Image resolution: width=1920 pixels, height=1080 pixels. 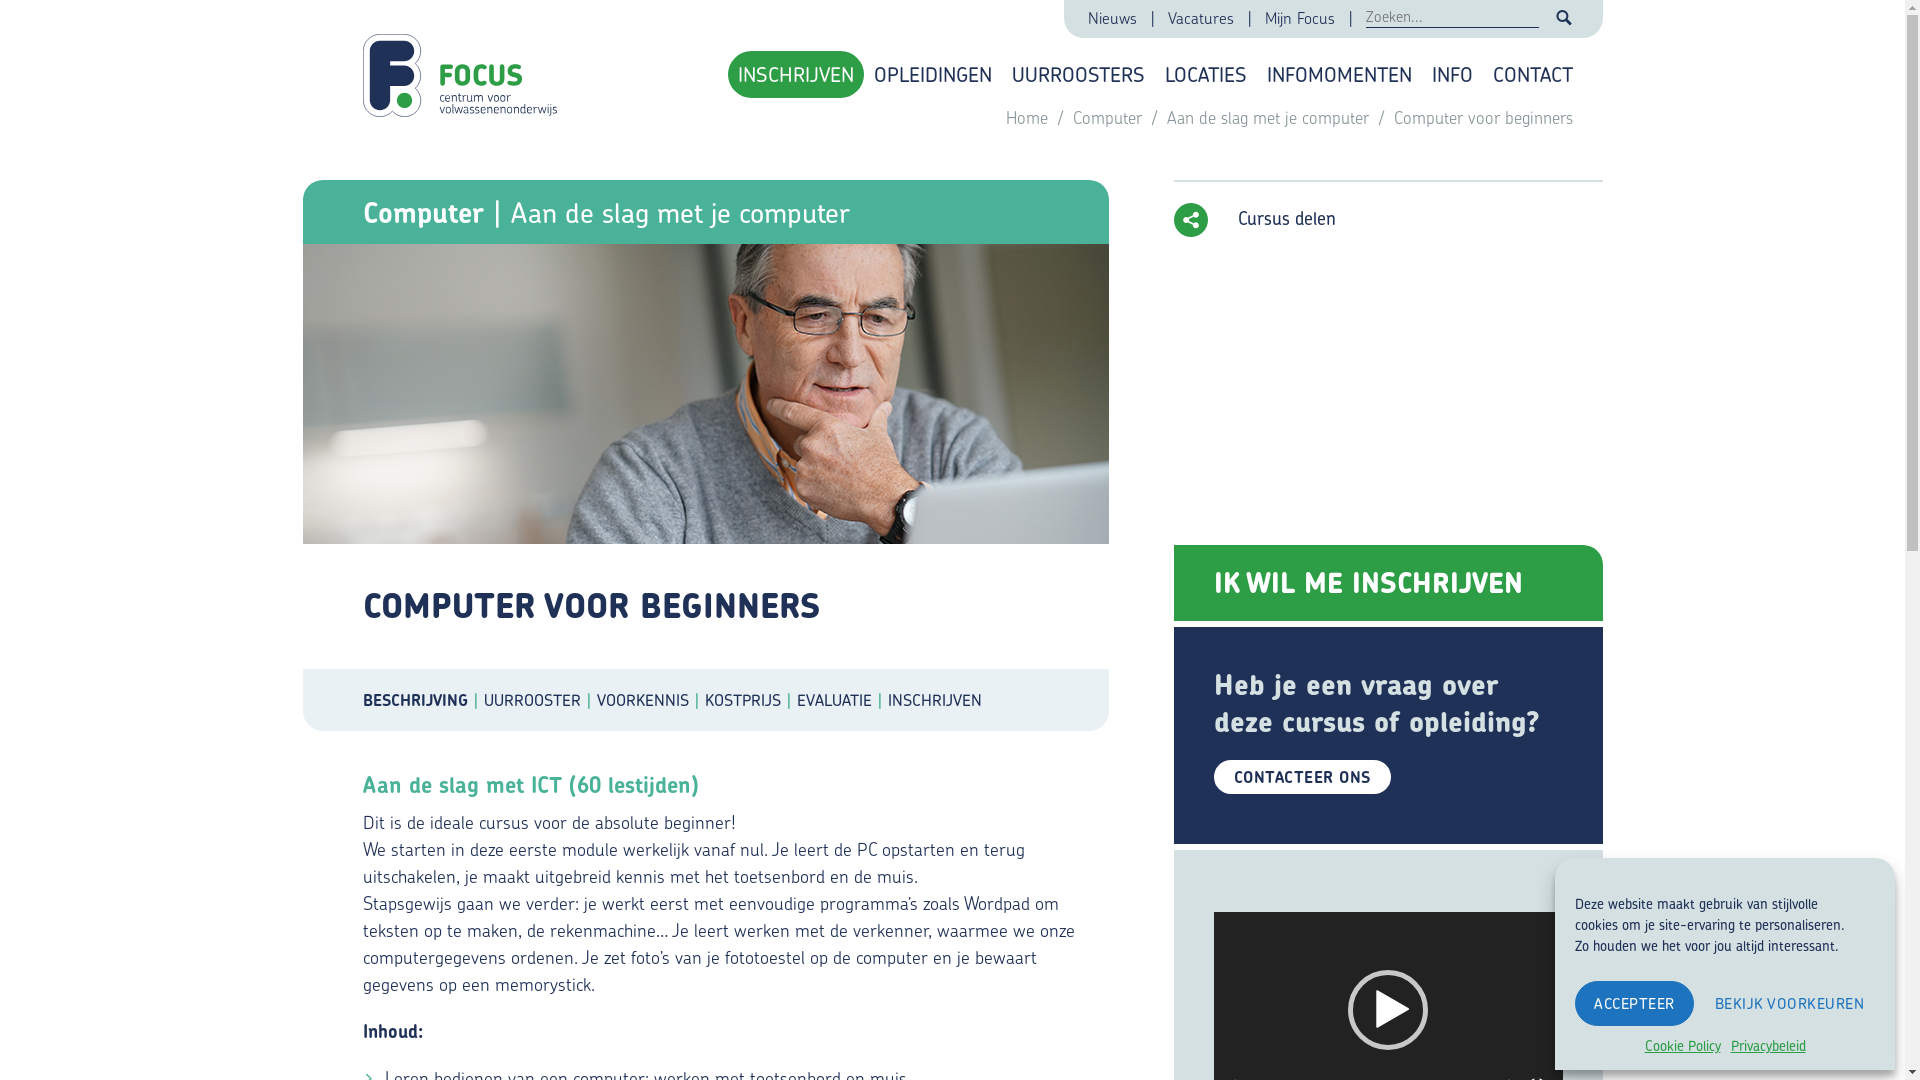 What do you see at coordinates (1077, 73) in the screenshot?
I see `'UURROOSTERS'` at bounding box center [1077, 73].